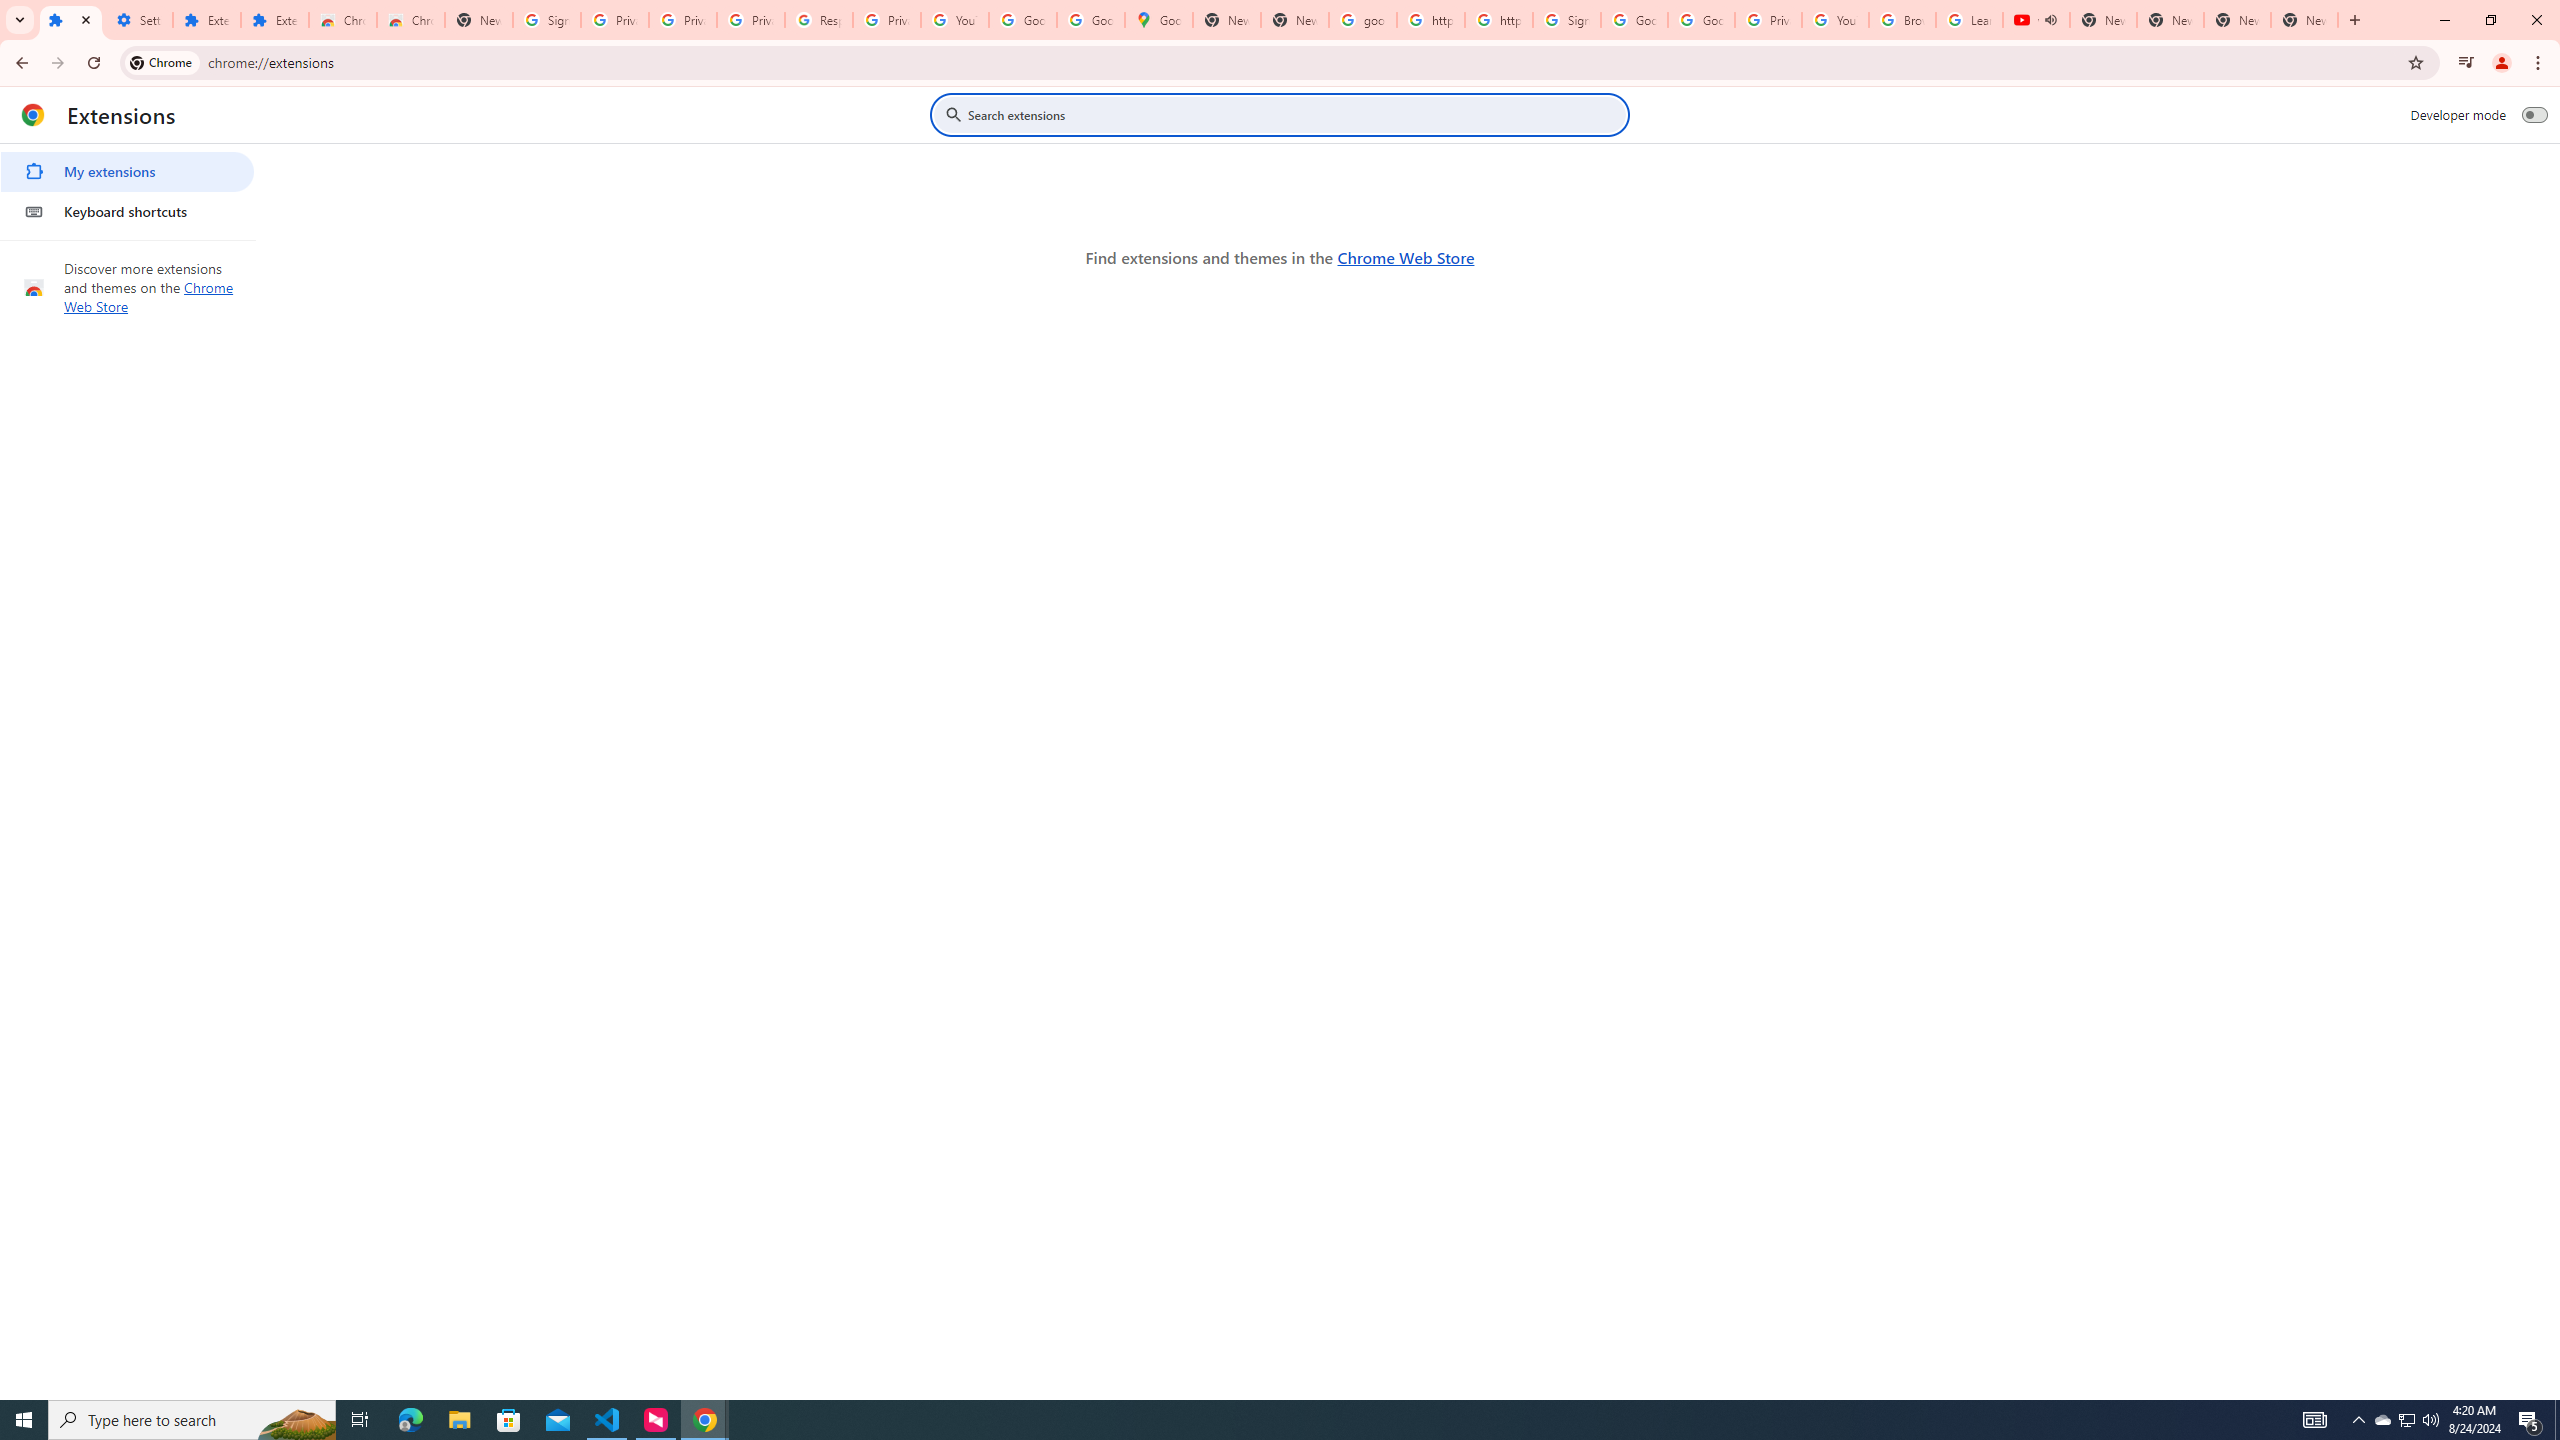  I want to click on 'New Tab', so click(2304, 19).